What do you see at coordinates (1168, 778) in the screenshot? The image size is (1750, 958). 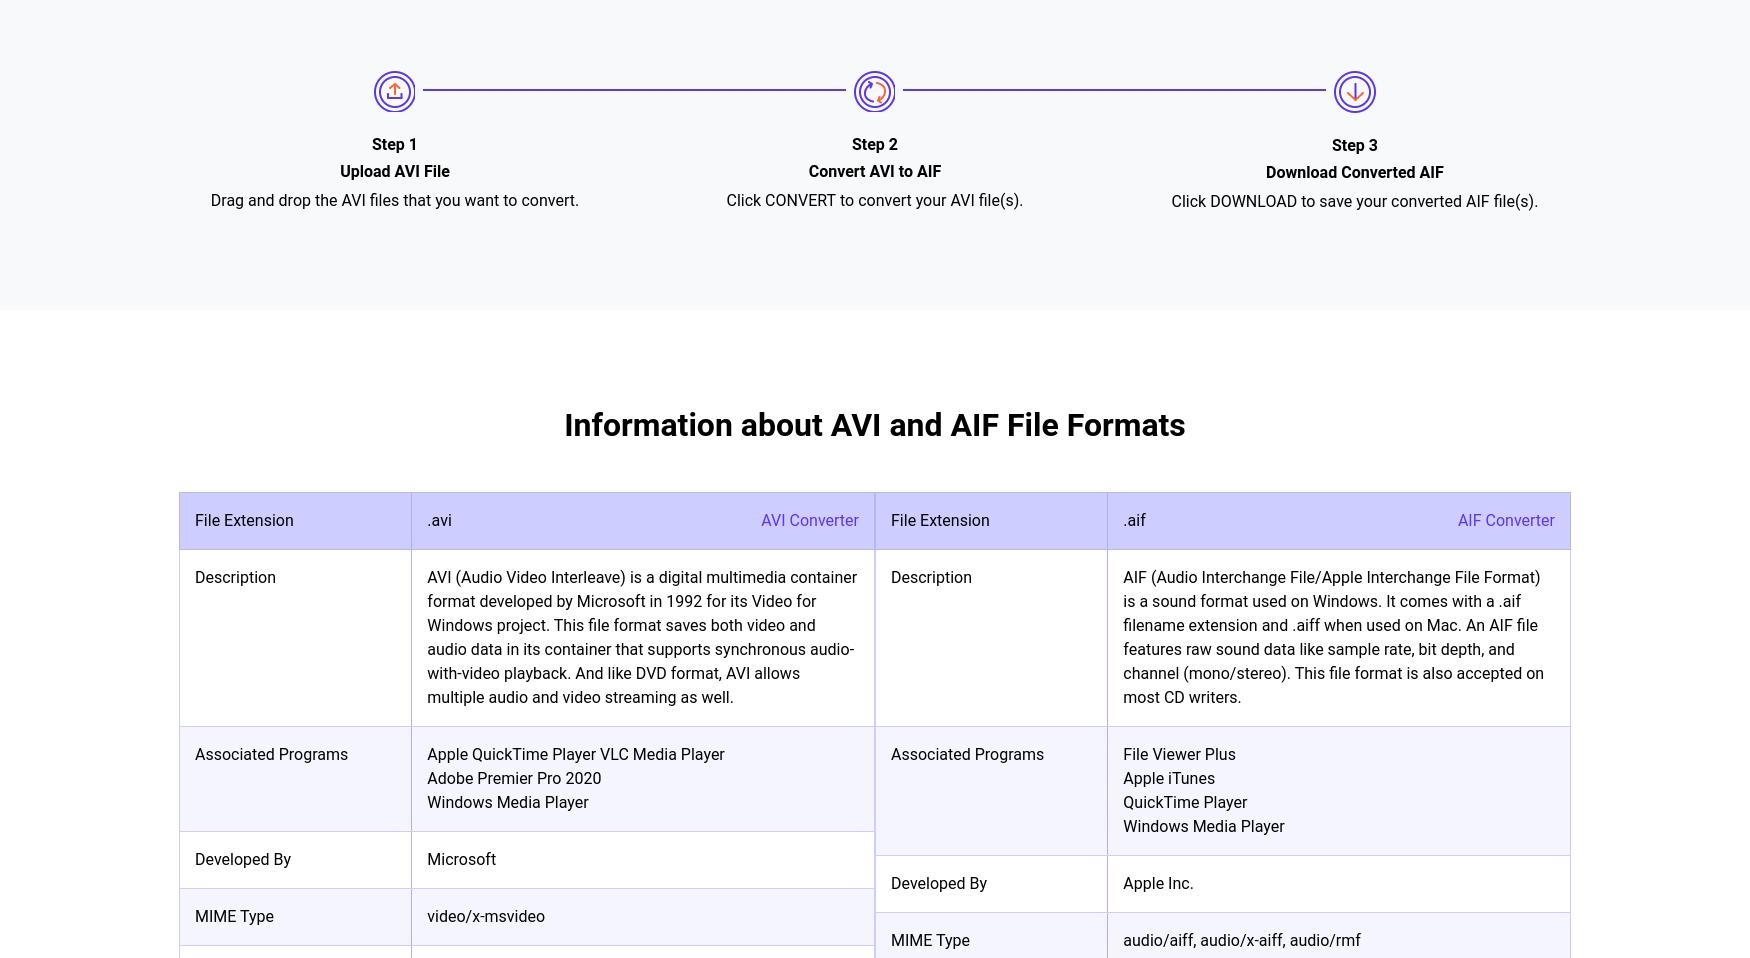 I see `'Apple iTunes'` at bounding box center [1168, 778].